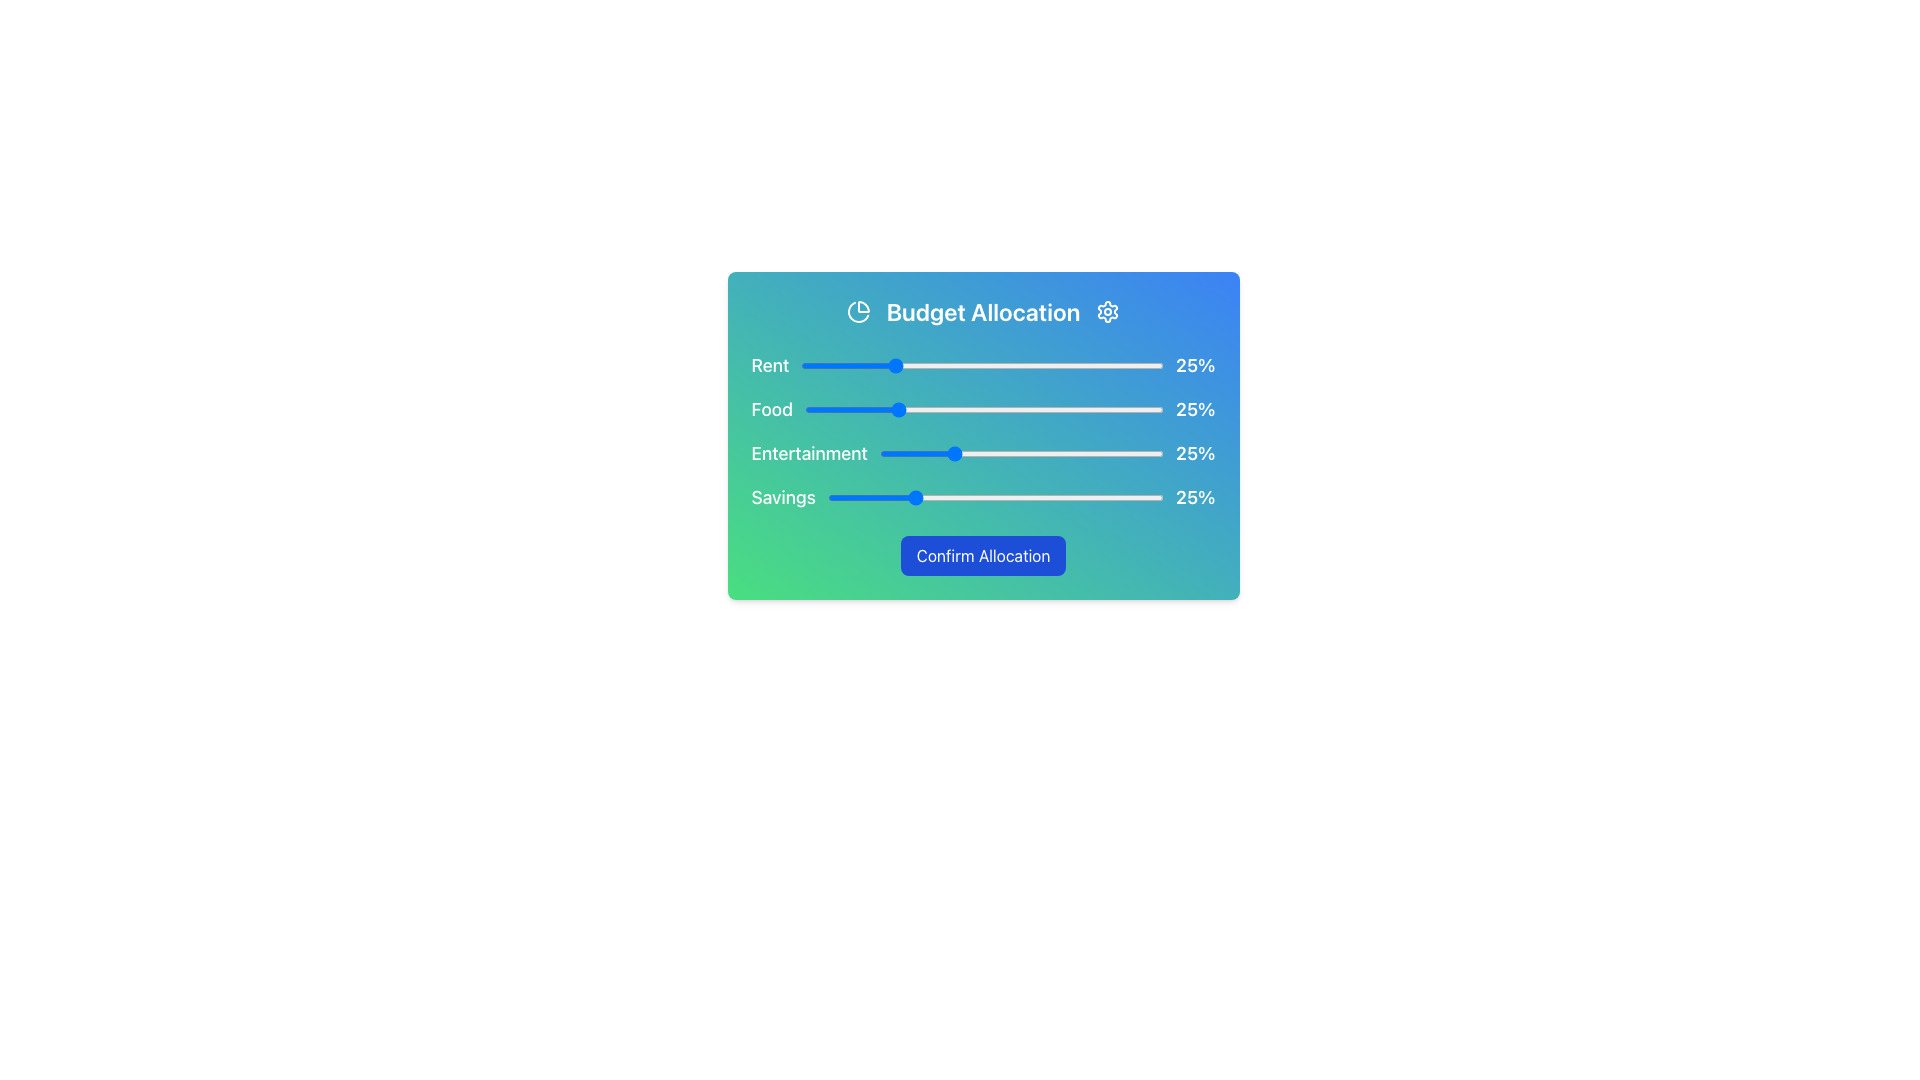 Image resolution: width=1920 pixels, height=1080 pixels. I want to click on the slider, so click(1062, 408).